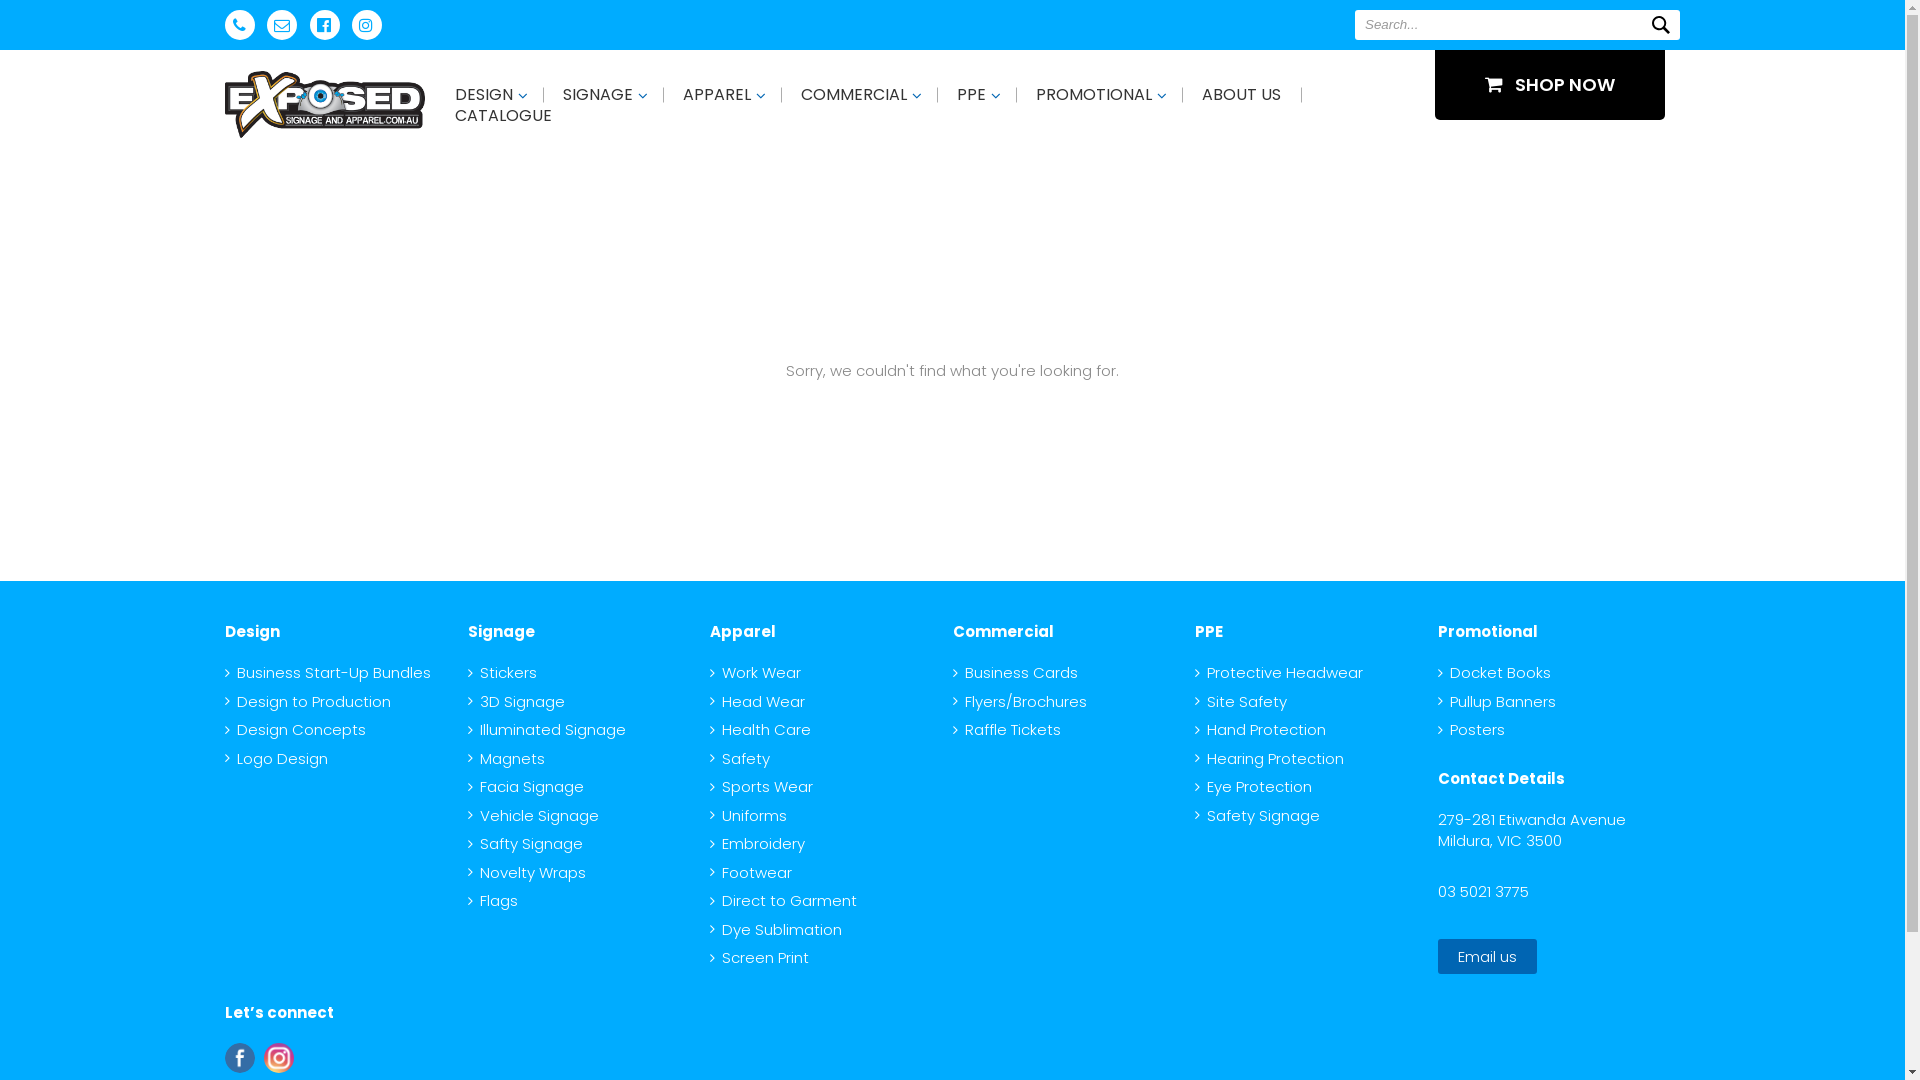  Describe the element at coordinates (493, 900) in the screenshot. I see `'Flags'` at that location.